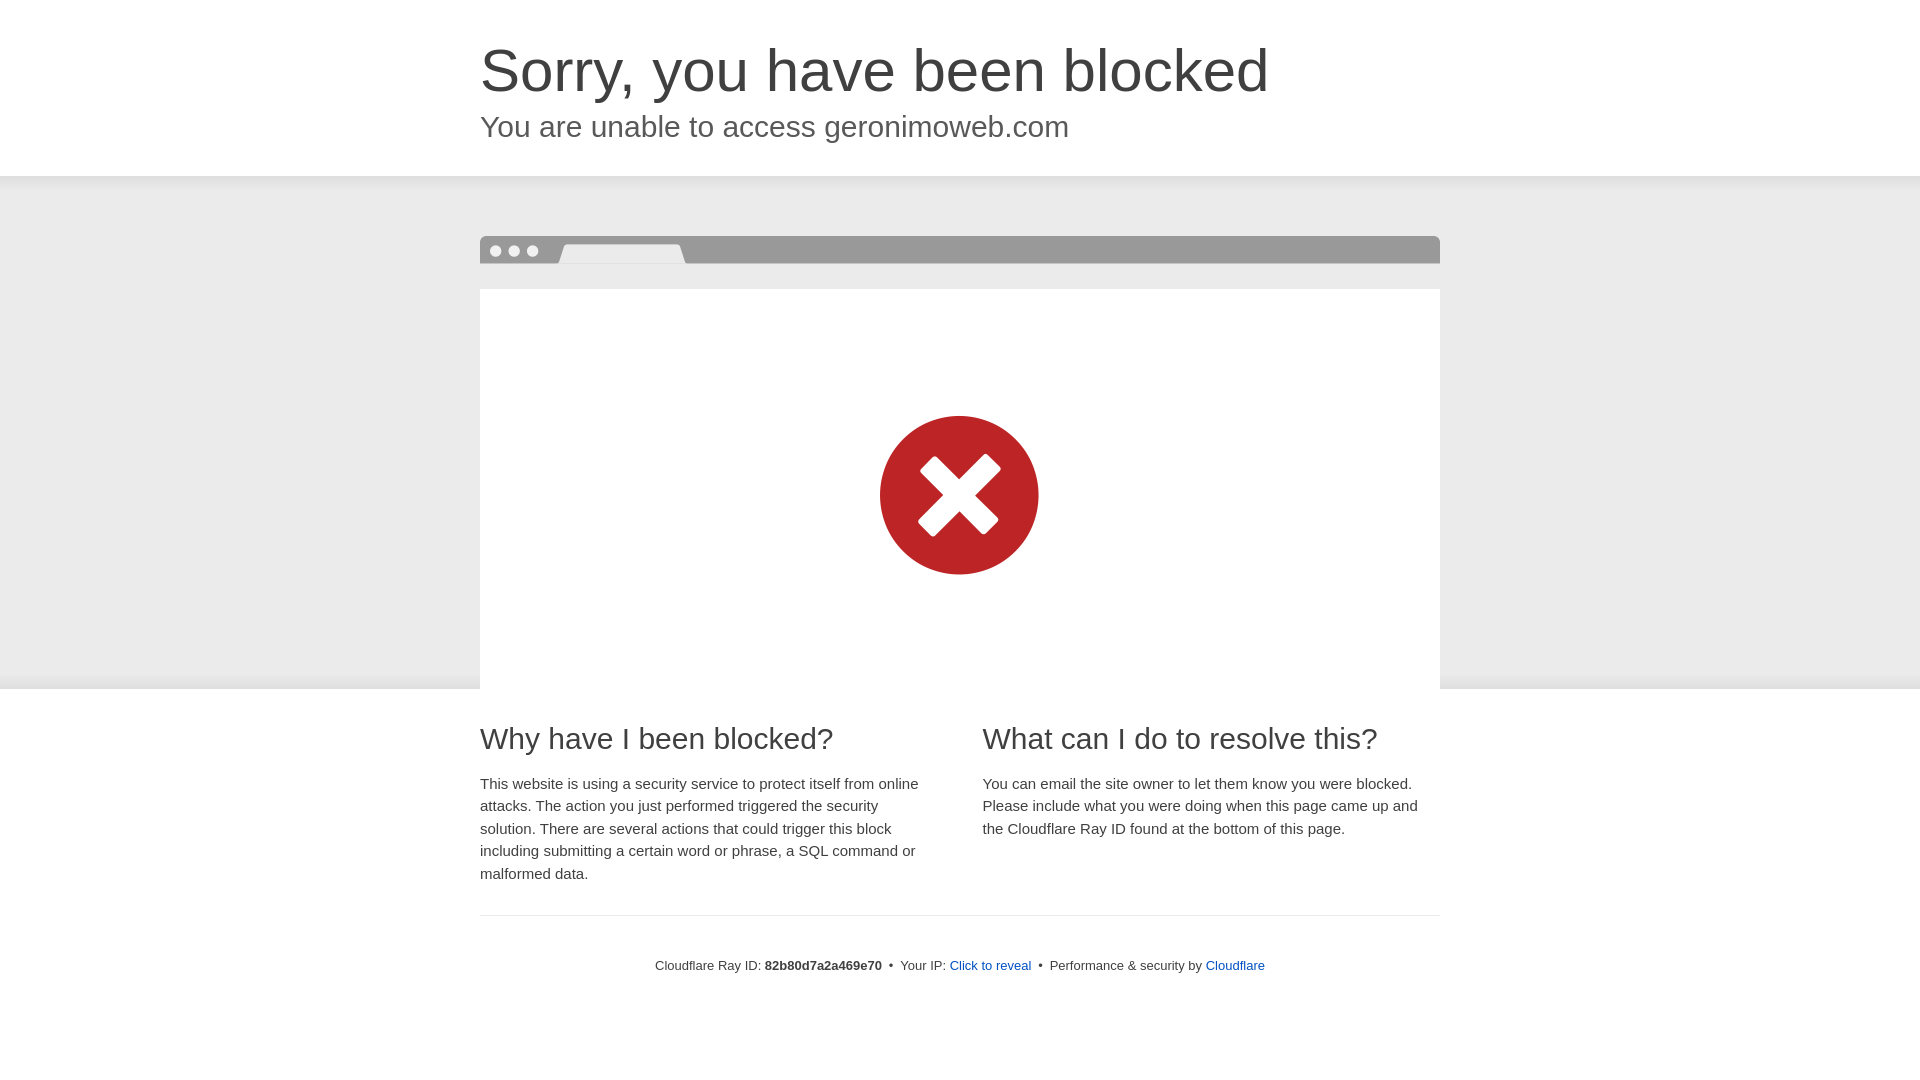 This screenshot has height=1080, width=1920. What do you see at coordinates (1234, 964) in the screenshot?
I see `'Cloudflare'` at bounding box center [1234, 964].